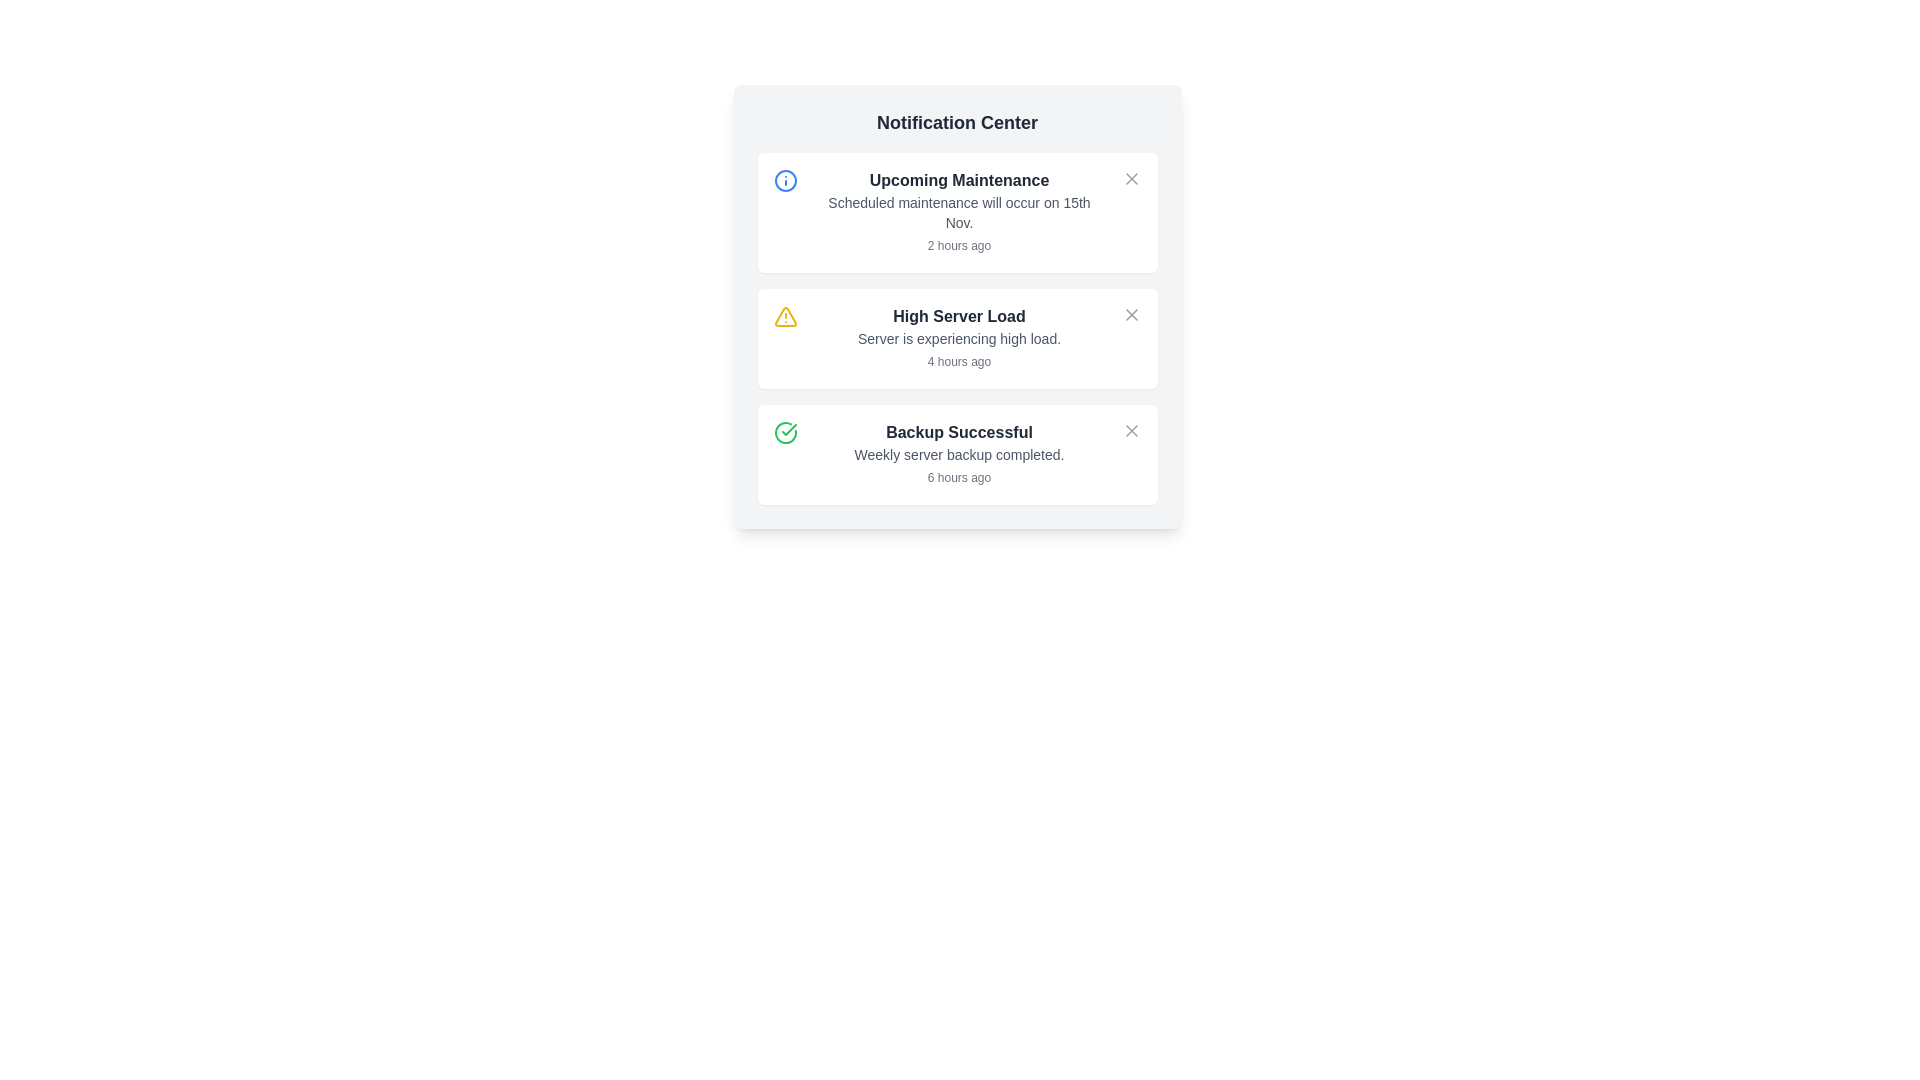 The height and width of the screenshot is (1080, 1920). Describe the element at coordinates (958, 455) in the screenshot. I see `the status notification text block that indicates 'Backup Successful' along with its subtext and timestamp` at that location.